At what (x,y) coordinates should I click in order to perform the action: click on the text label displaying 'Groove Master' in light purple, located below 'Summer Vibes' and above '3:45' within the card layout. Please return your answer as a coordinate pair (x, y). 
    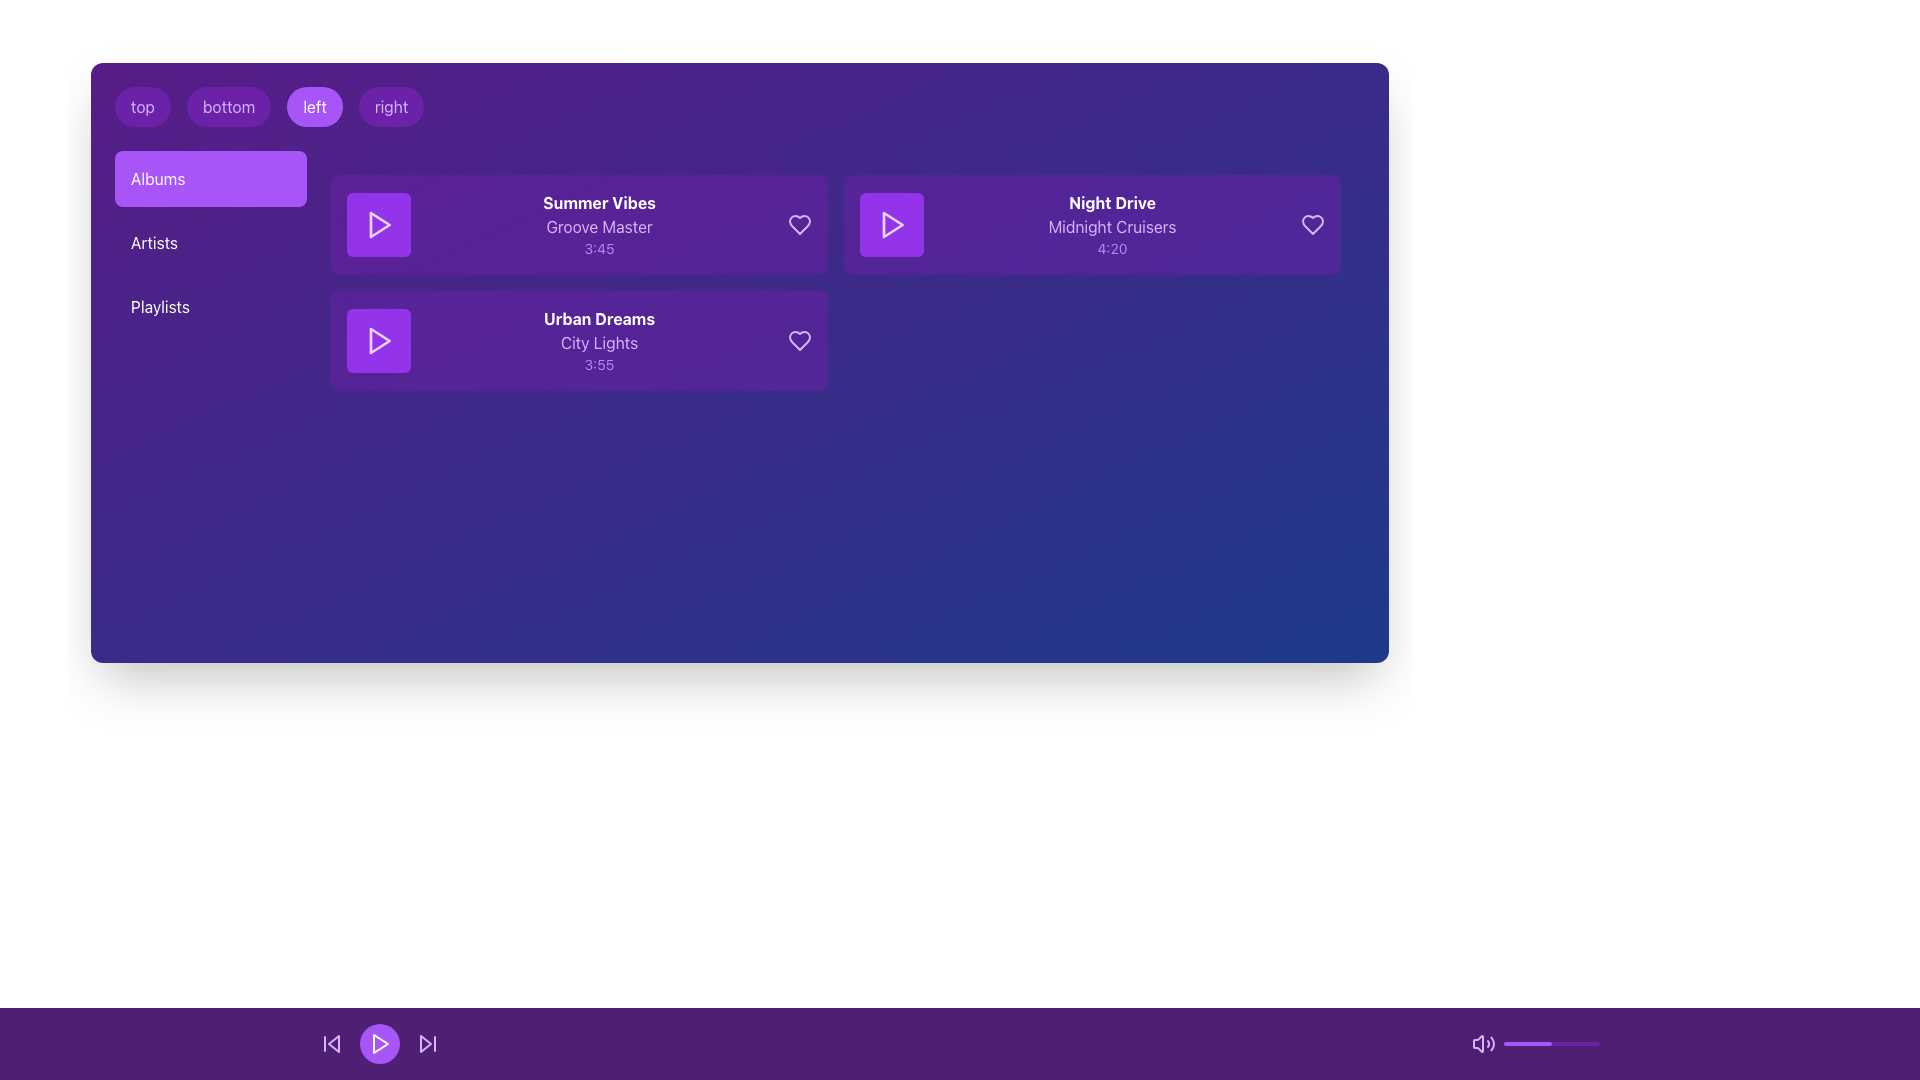
    Looking at the image, I should click on (598, 226).